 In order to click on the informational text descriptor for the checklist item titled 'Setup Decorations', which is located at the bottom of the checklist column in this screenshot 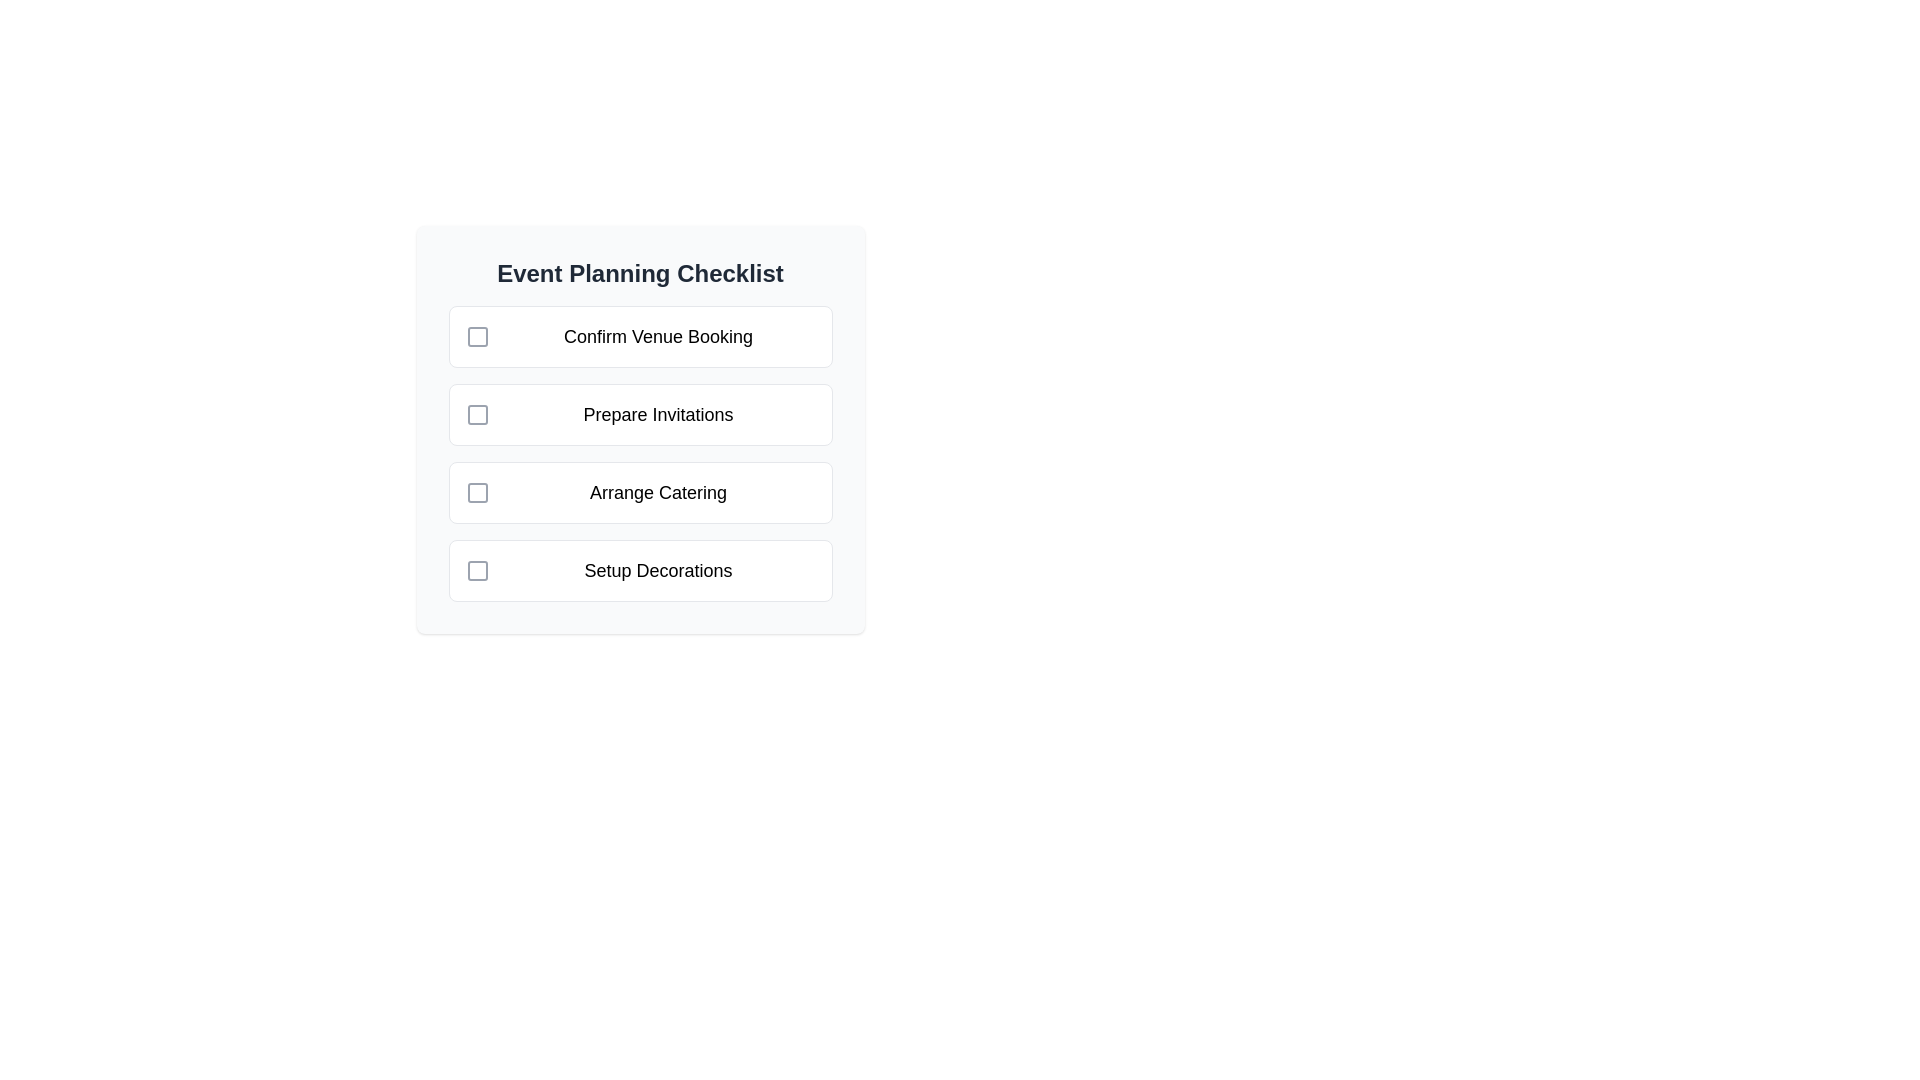, I will do `click(658, 570)`.